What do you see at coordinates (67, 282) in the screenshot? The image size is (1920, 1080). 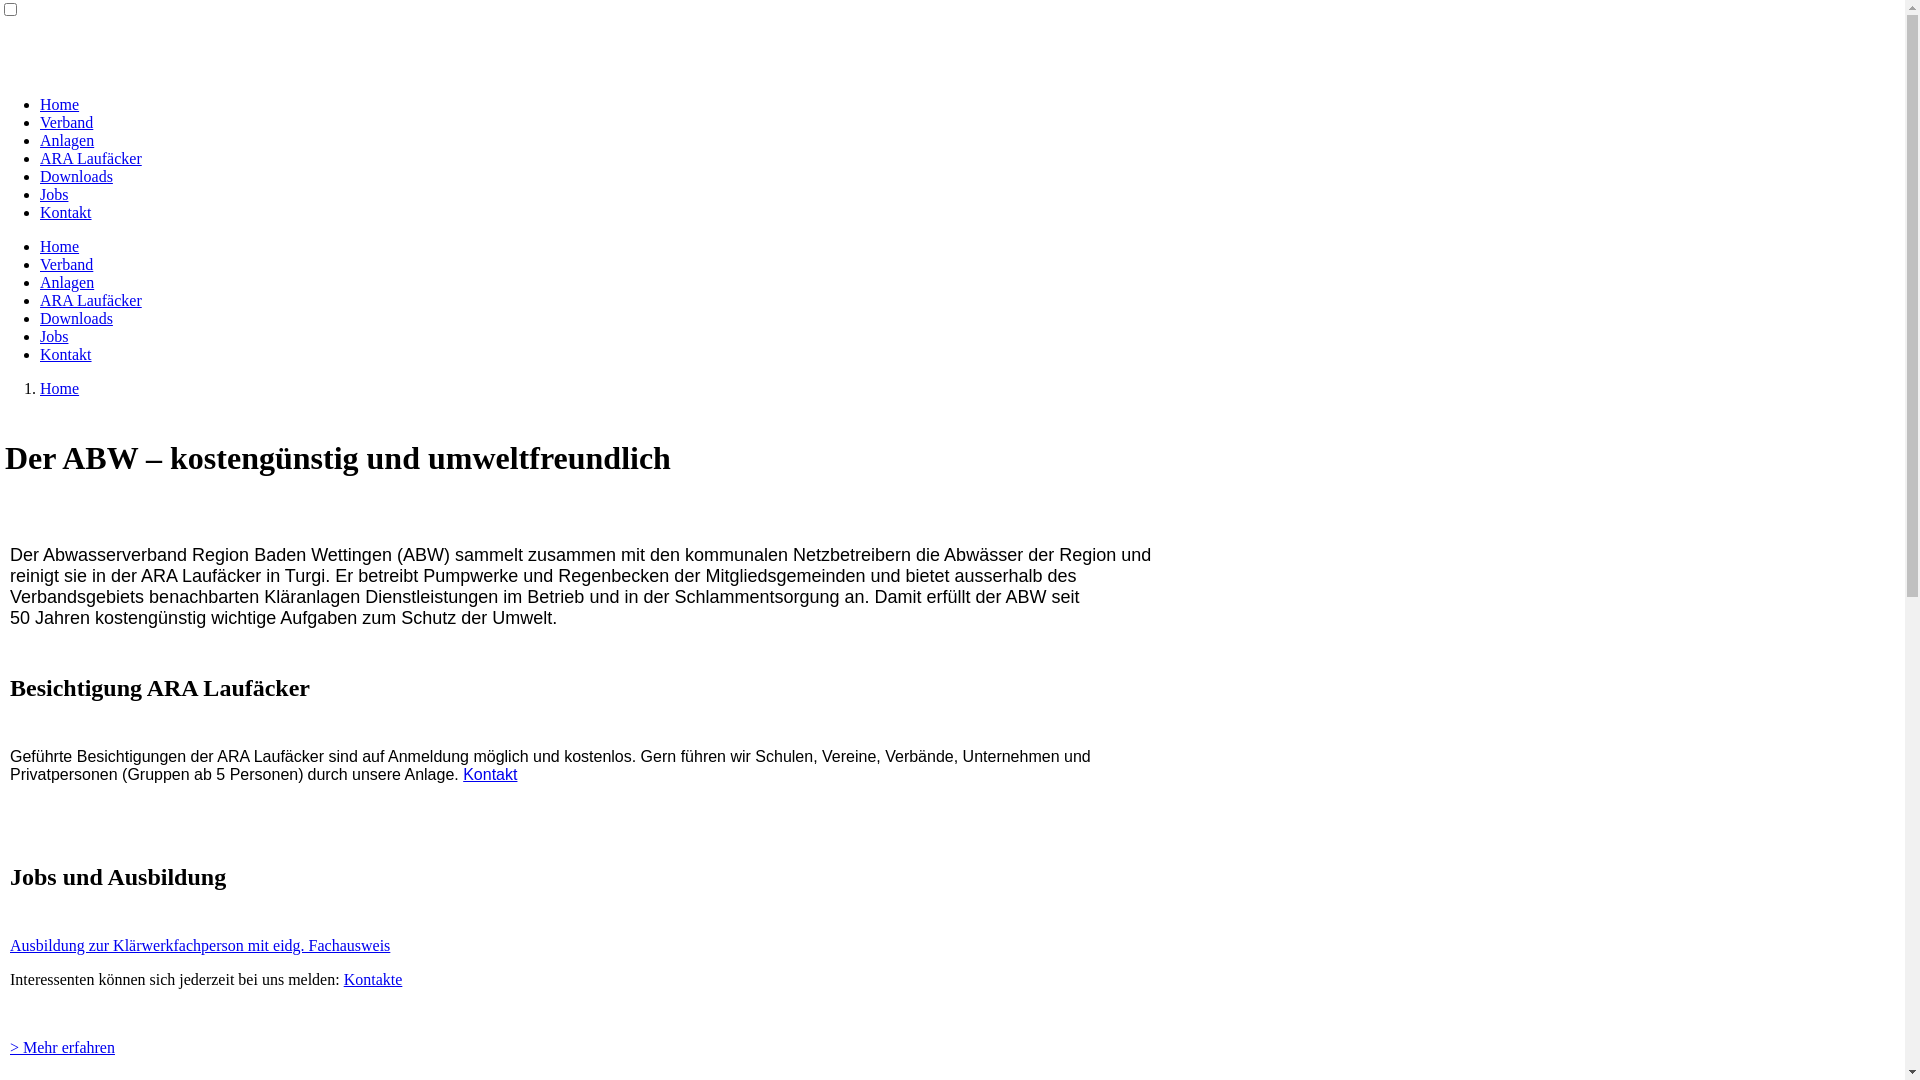 I see `'Anlagen'` at bounding box center [67, 282].